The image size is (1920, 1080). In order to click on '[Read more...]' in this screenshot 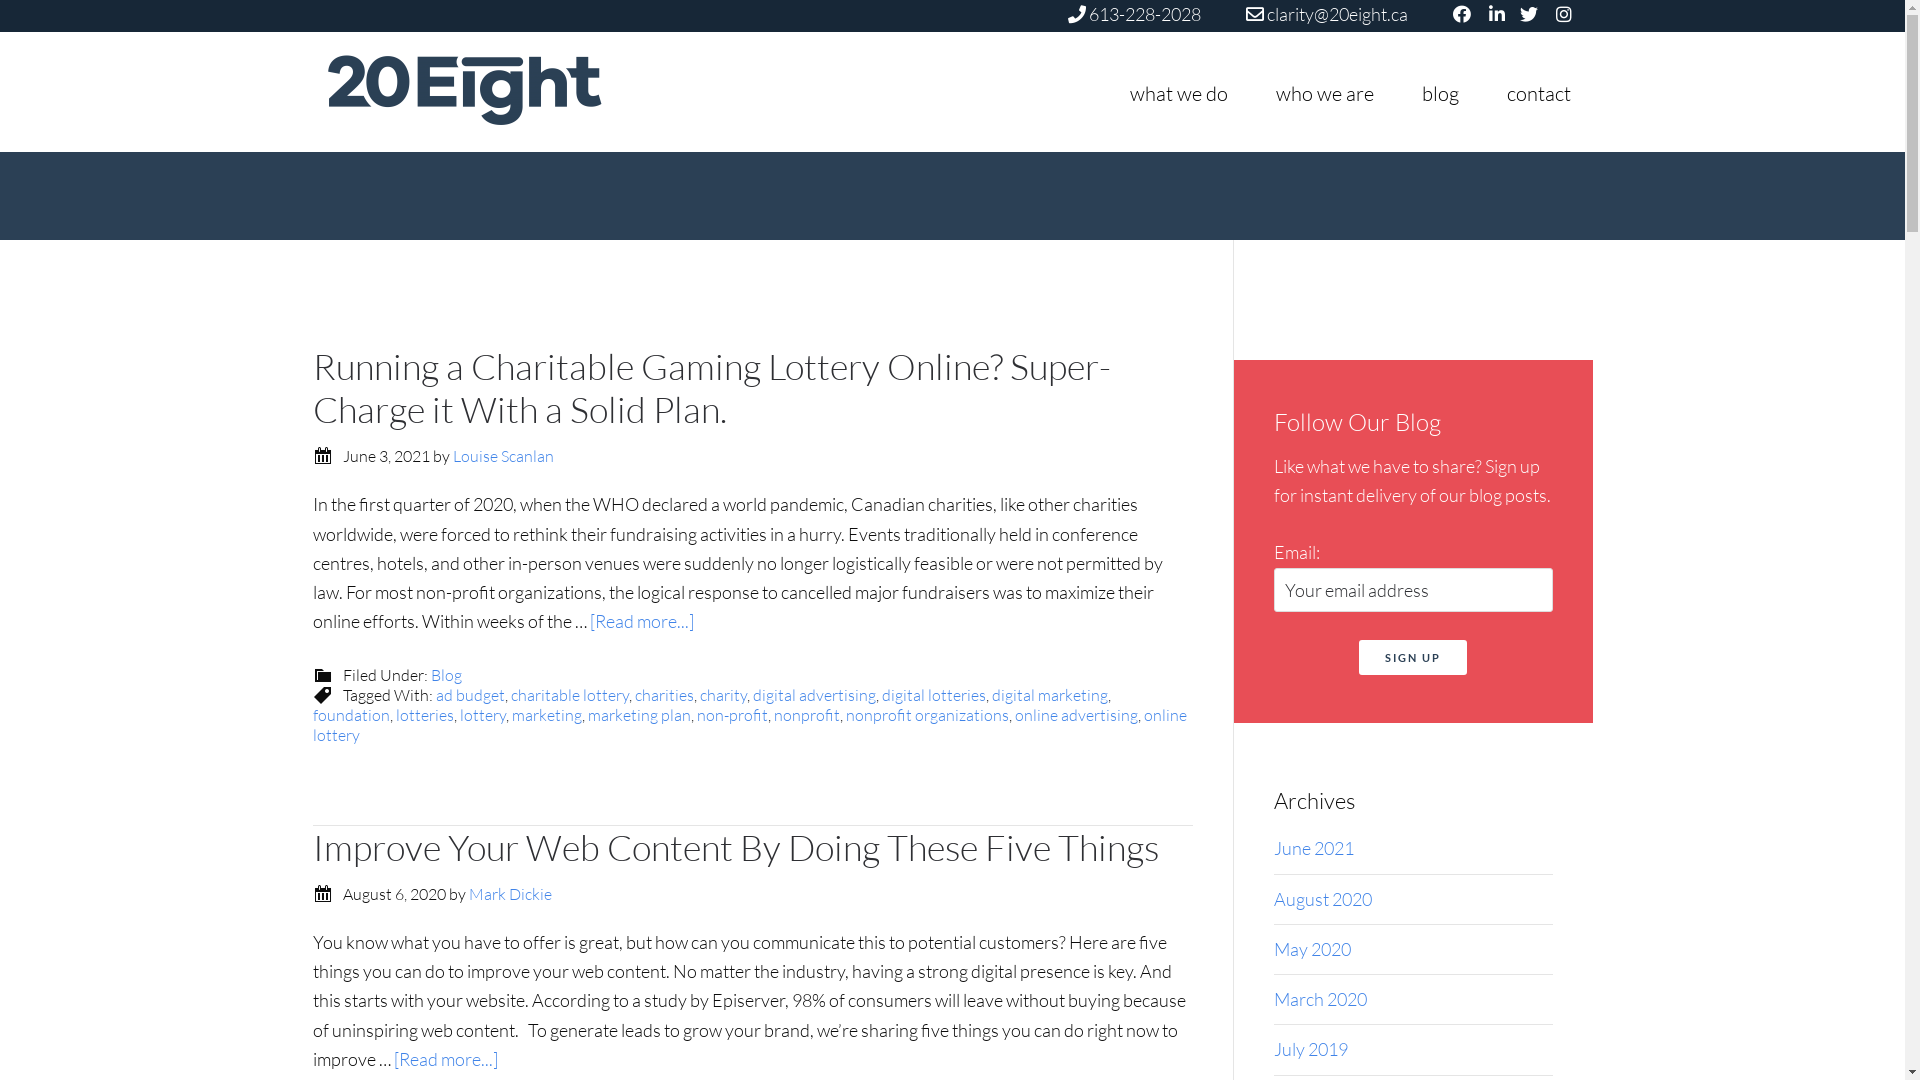, I will do `click(445, 1058)`.